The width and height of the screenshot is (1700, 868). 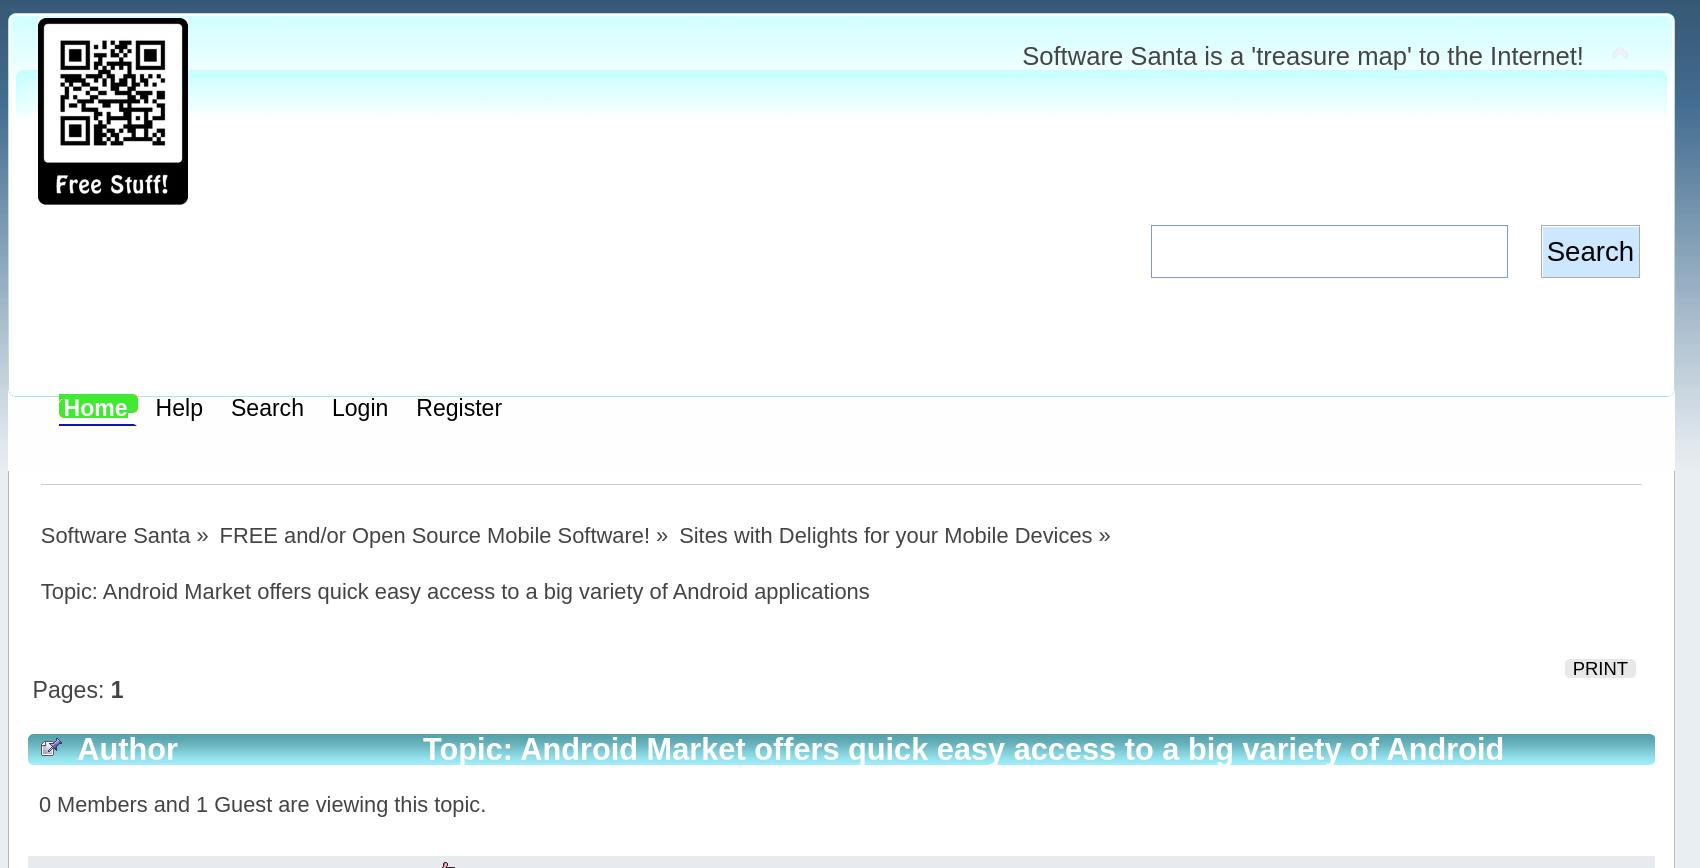 What do you see at coordinates (261, 804) in the screenshot?
I see `'0 Members and 1 Guest are viewing this topic.'` at bounding box center [261, 804].